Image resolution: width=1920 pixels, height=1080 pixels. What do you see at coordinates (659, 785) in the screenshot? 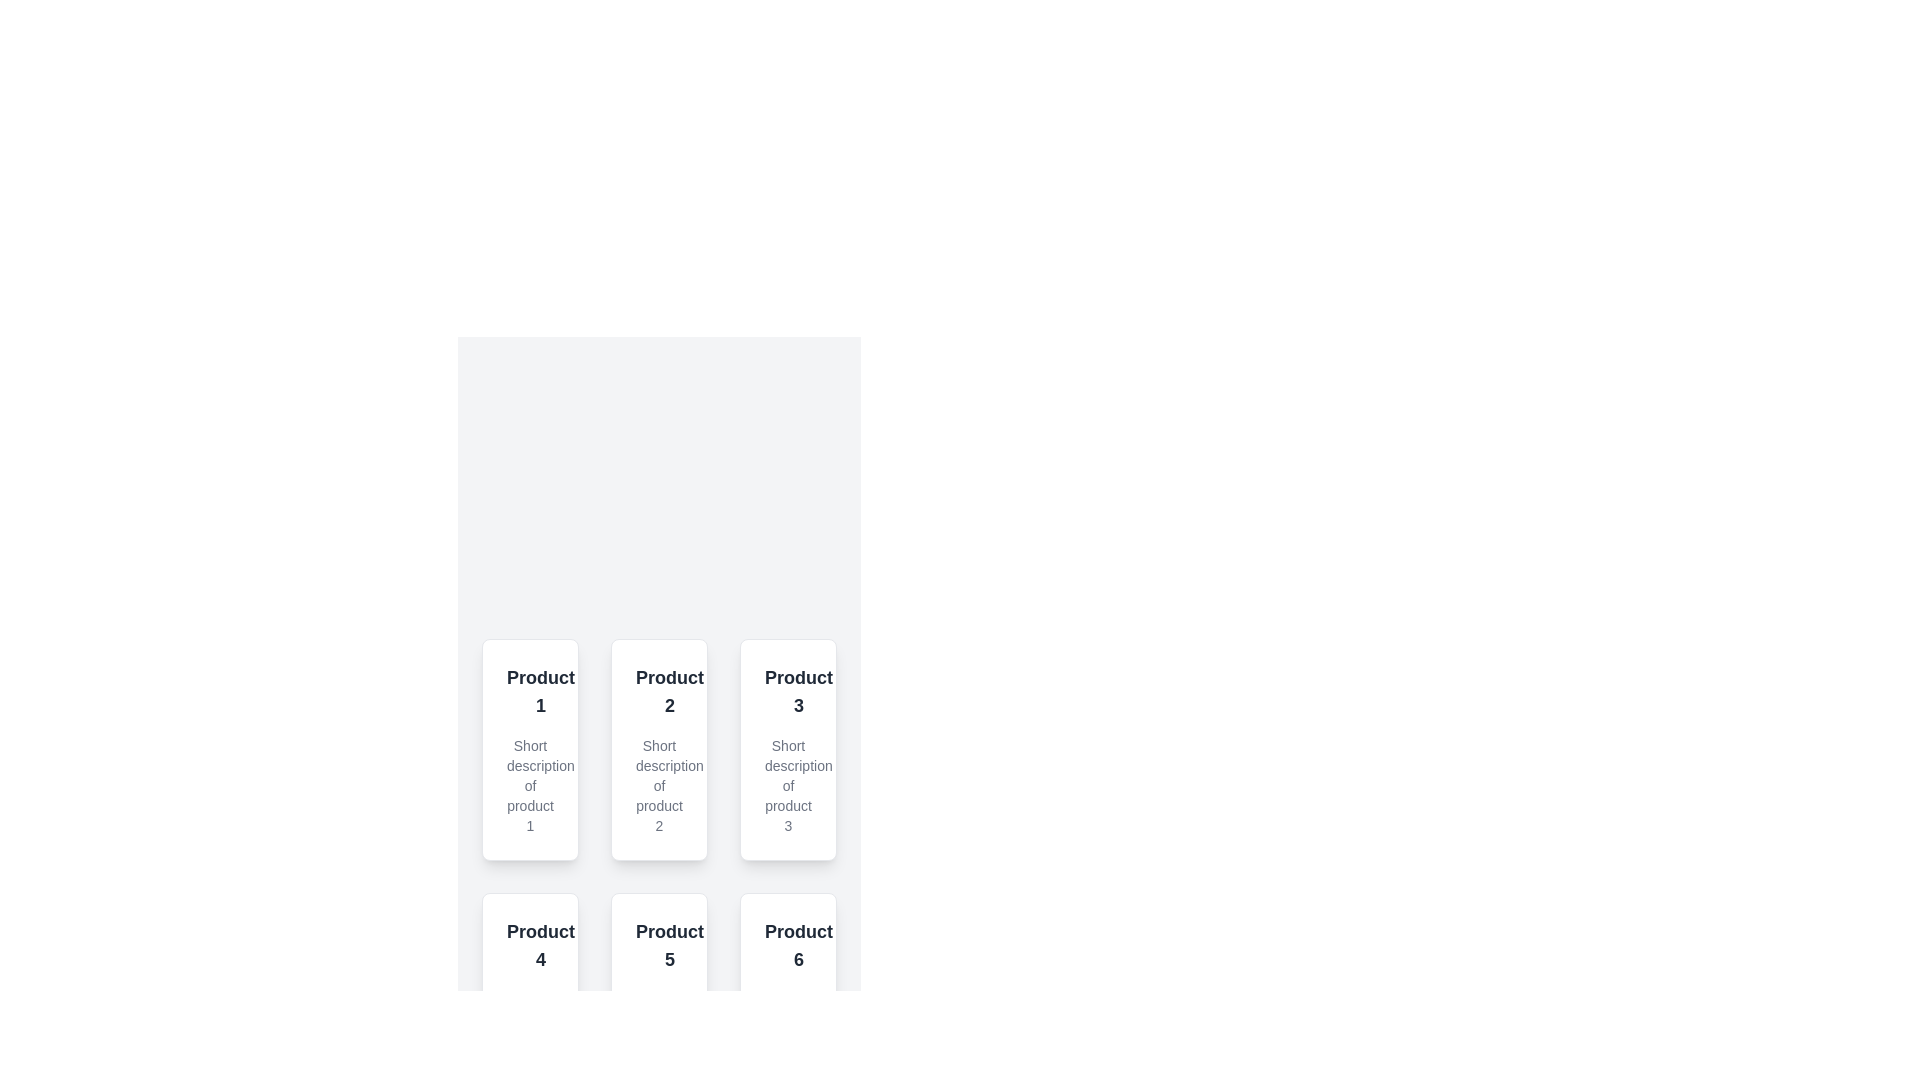
I see `the text label that displays 'Short description of product 2', which is styled in gray and smaller font size, located below the main title for 'Product 2'` at bounding box center [659, 785].